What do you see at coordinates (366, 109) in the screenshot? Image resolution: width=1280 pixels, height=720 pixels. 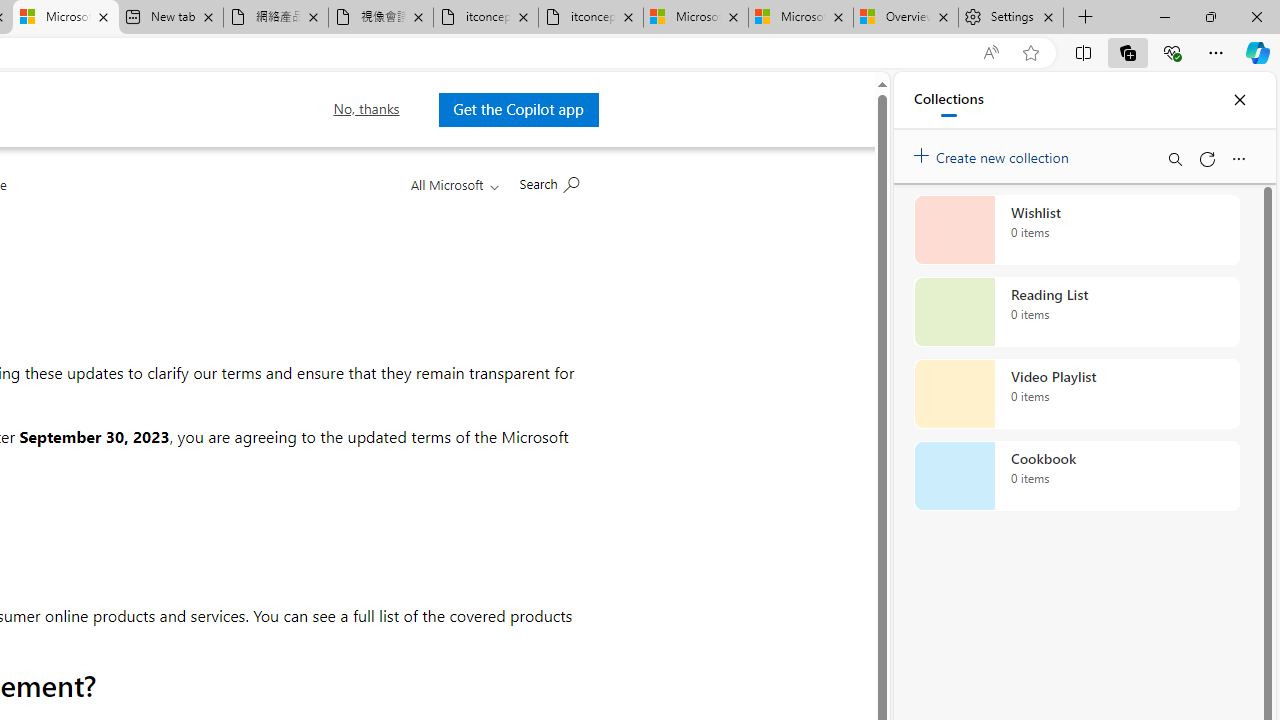 I see `'No, thanks'` at bounding box center [366, 109].